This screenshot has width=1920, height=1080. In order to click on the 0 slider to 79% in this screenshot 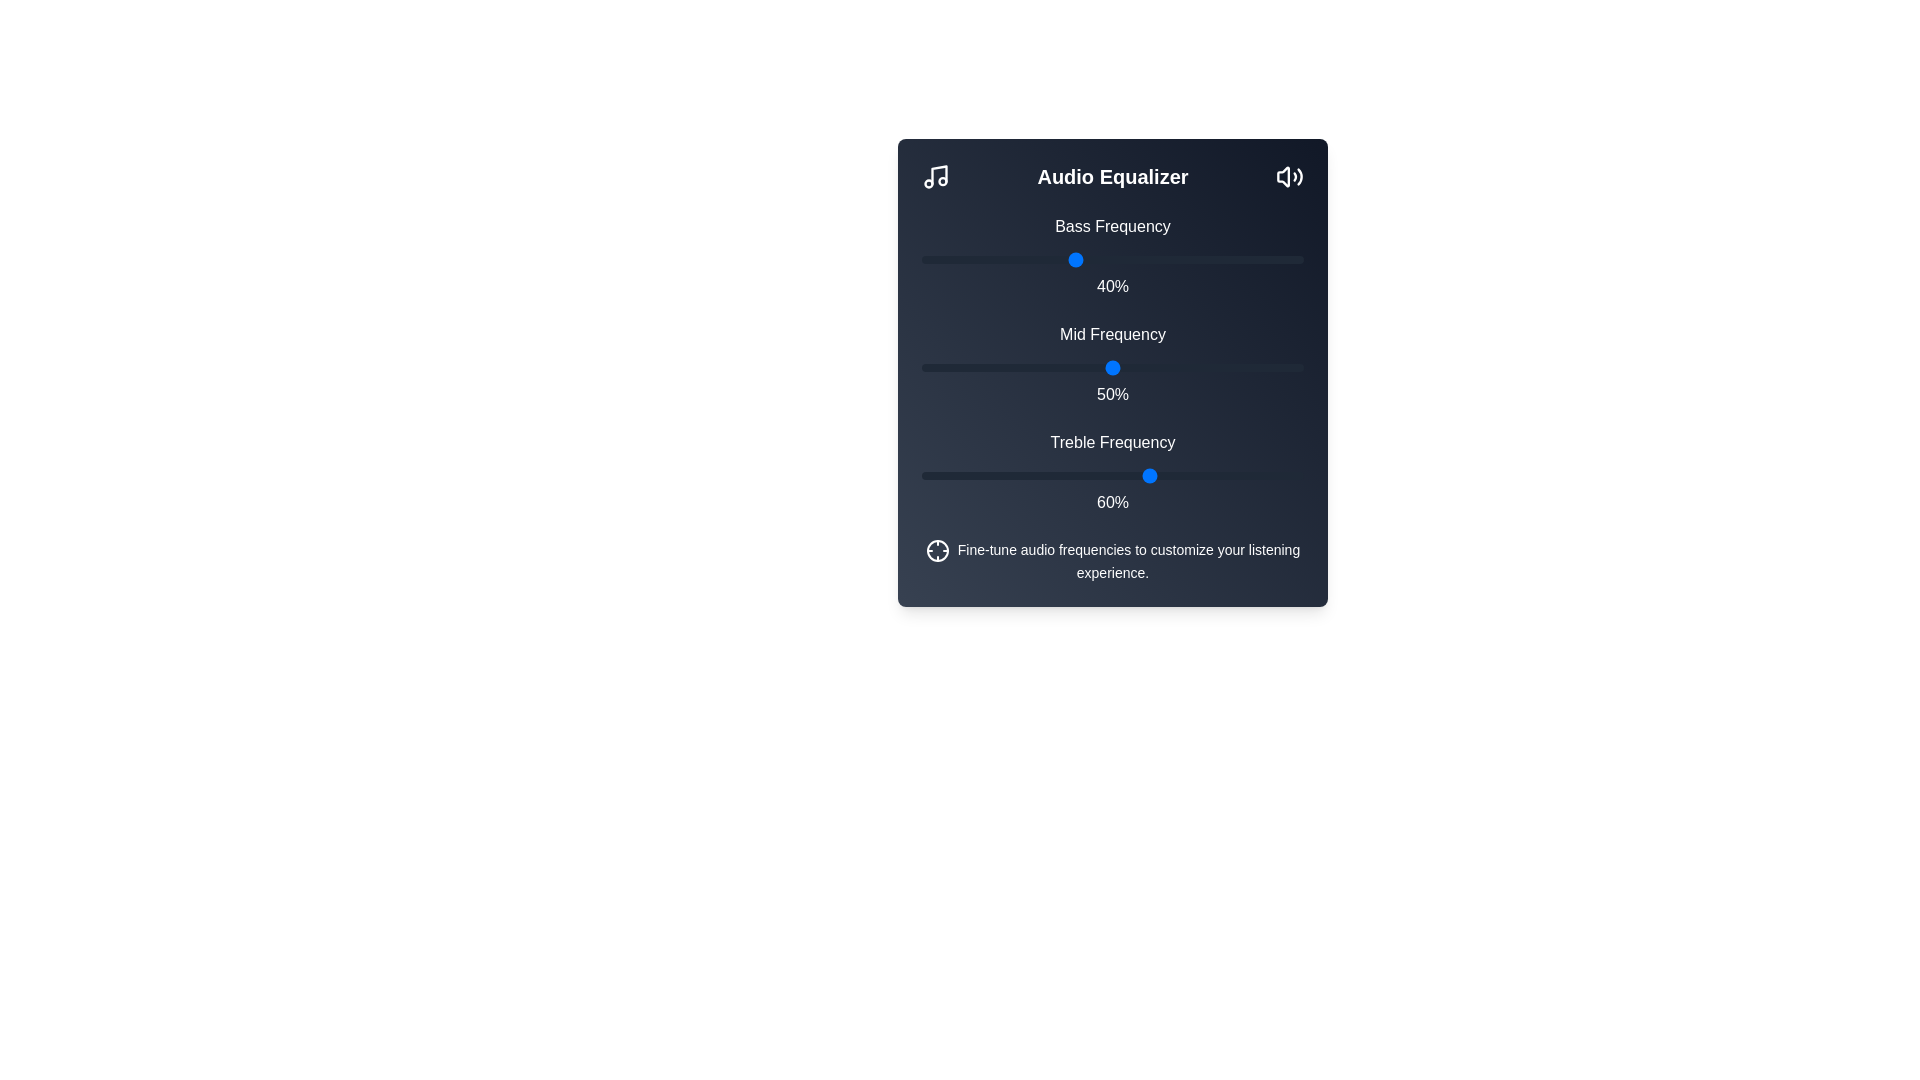, I will do `click(1222, 258)`.